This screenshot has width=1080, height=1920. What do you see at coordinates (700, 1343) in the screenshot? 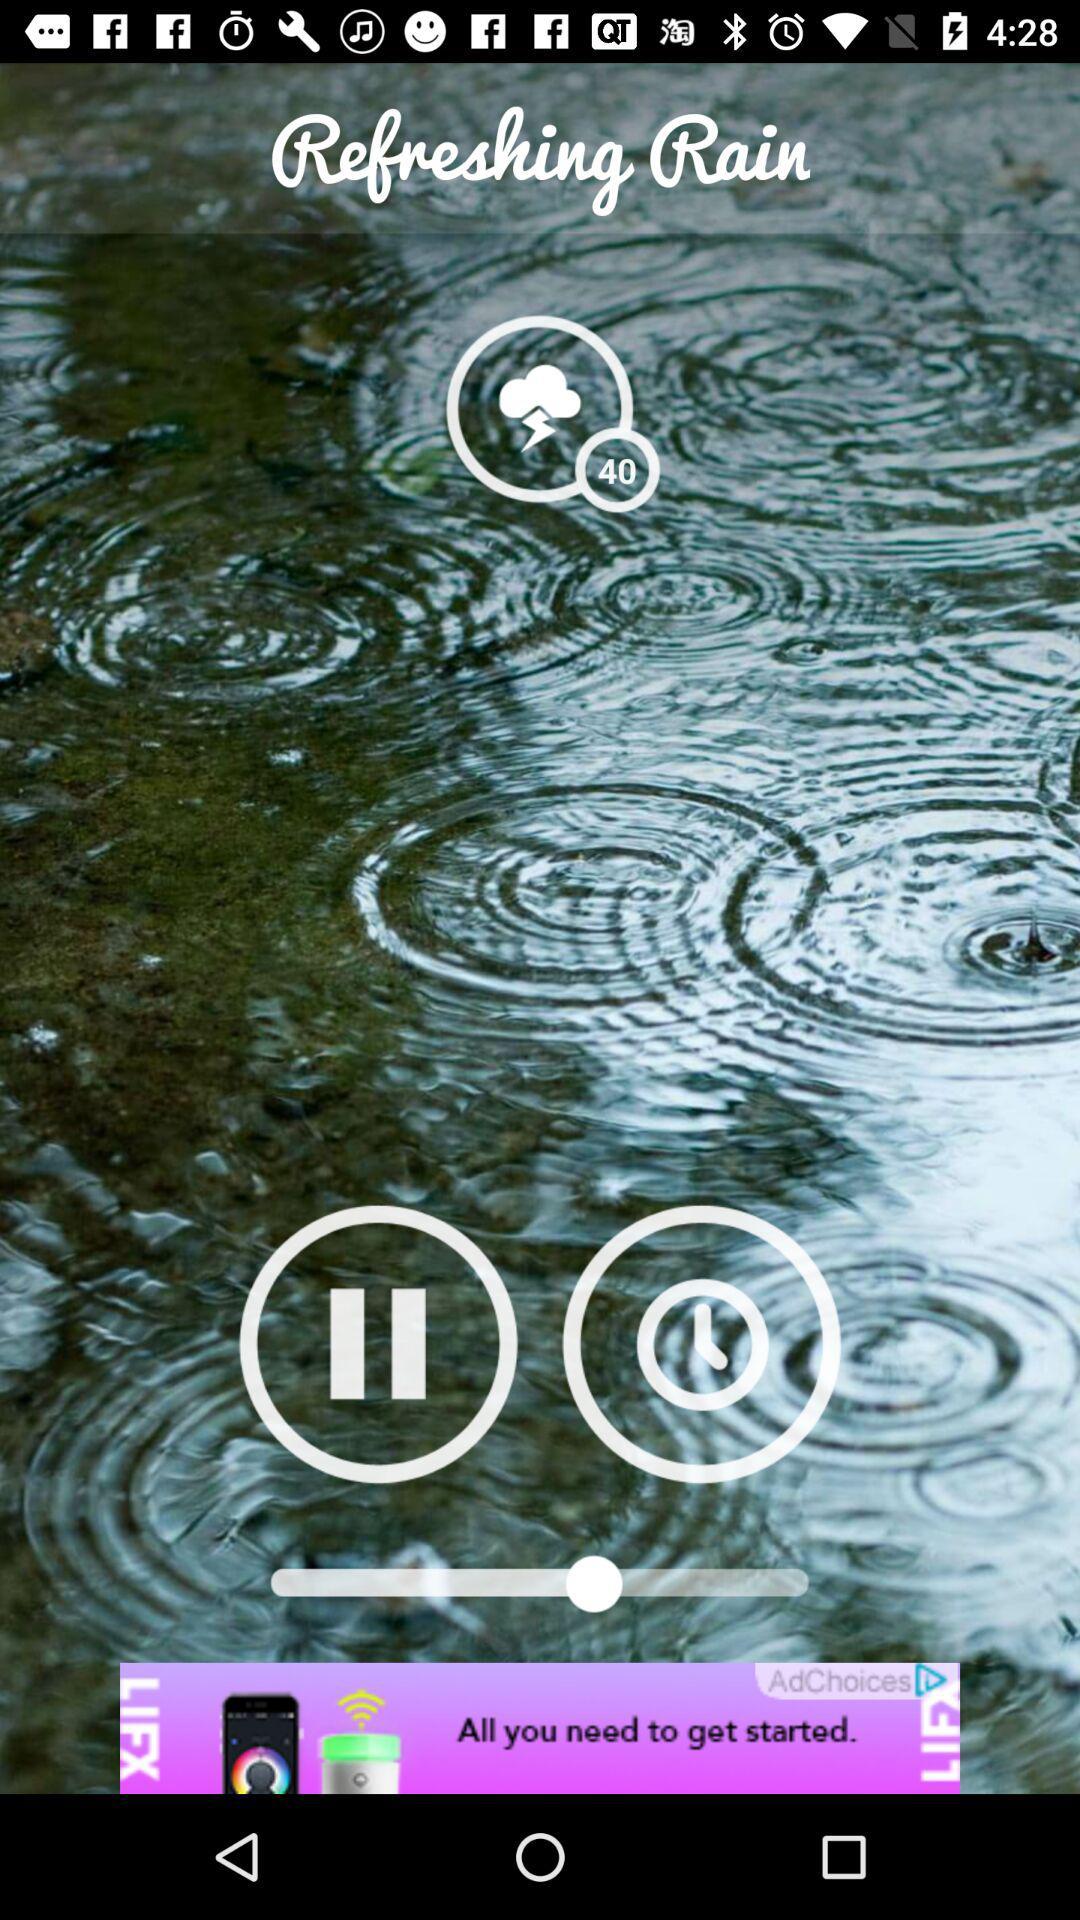
I see `set timer` at bounding box center [700, 1343].